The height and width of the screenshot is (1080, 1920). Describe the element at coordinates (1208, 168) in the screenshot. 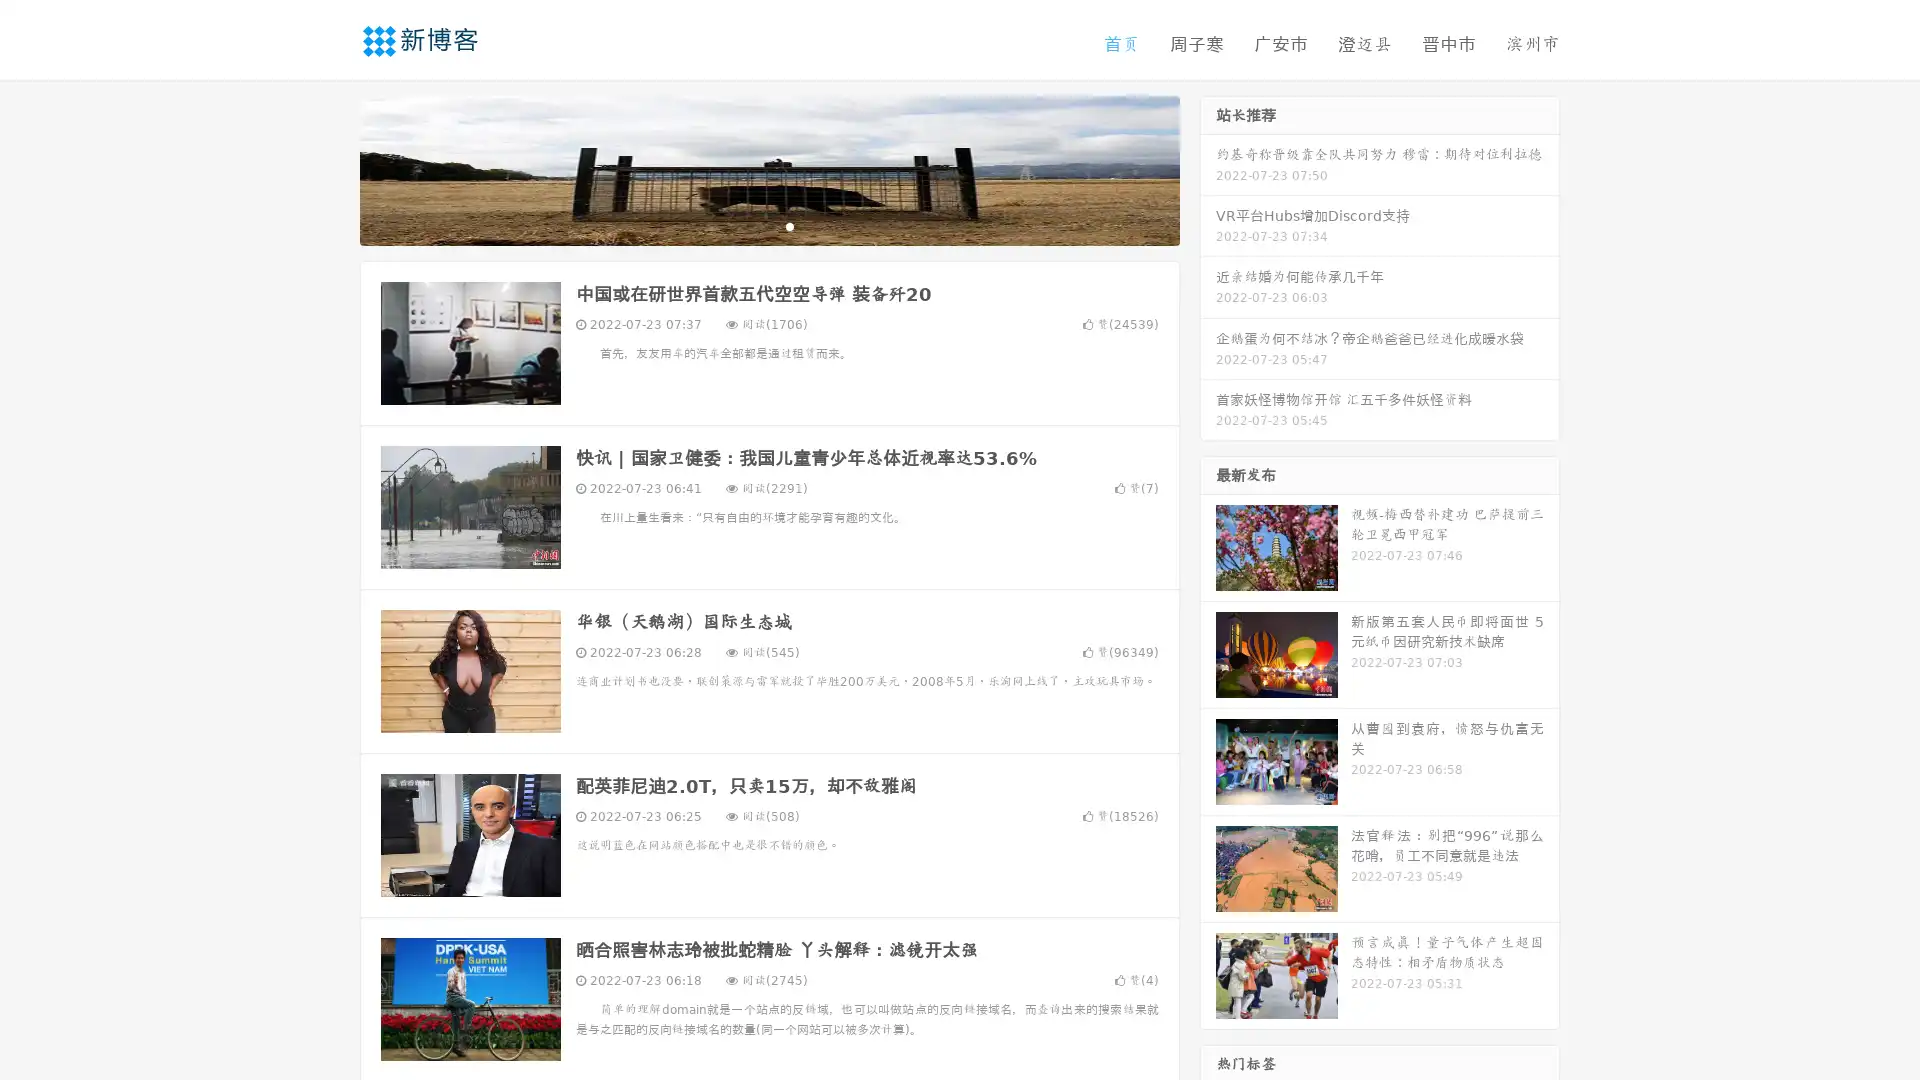

I see `Next slide` at that location.